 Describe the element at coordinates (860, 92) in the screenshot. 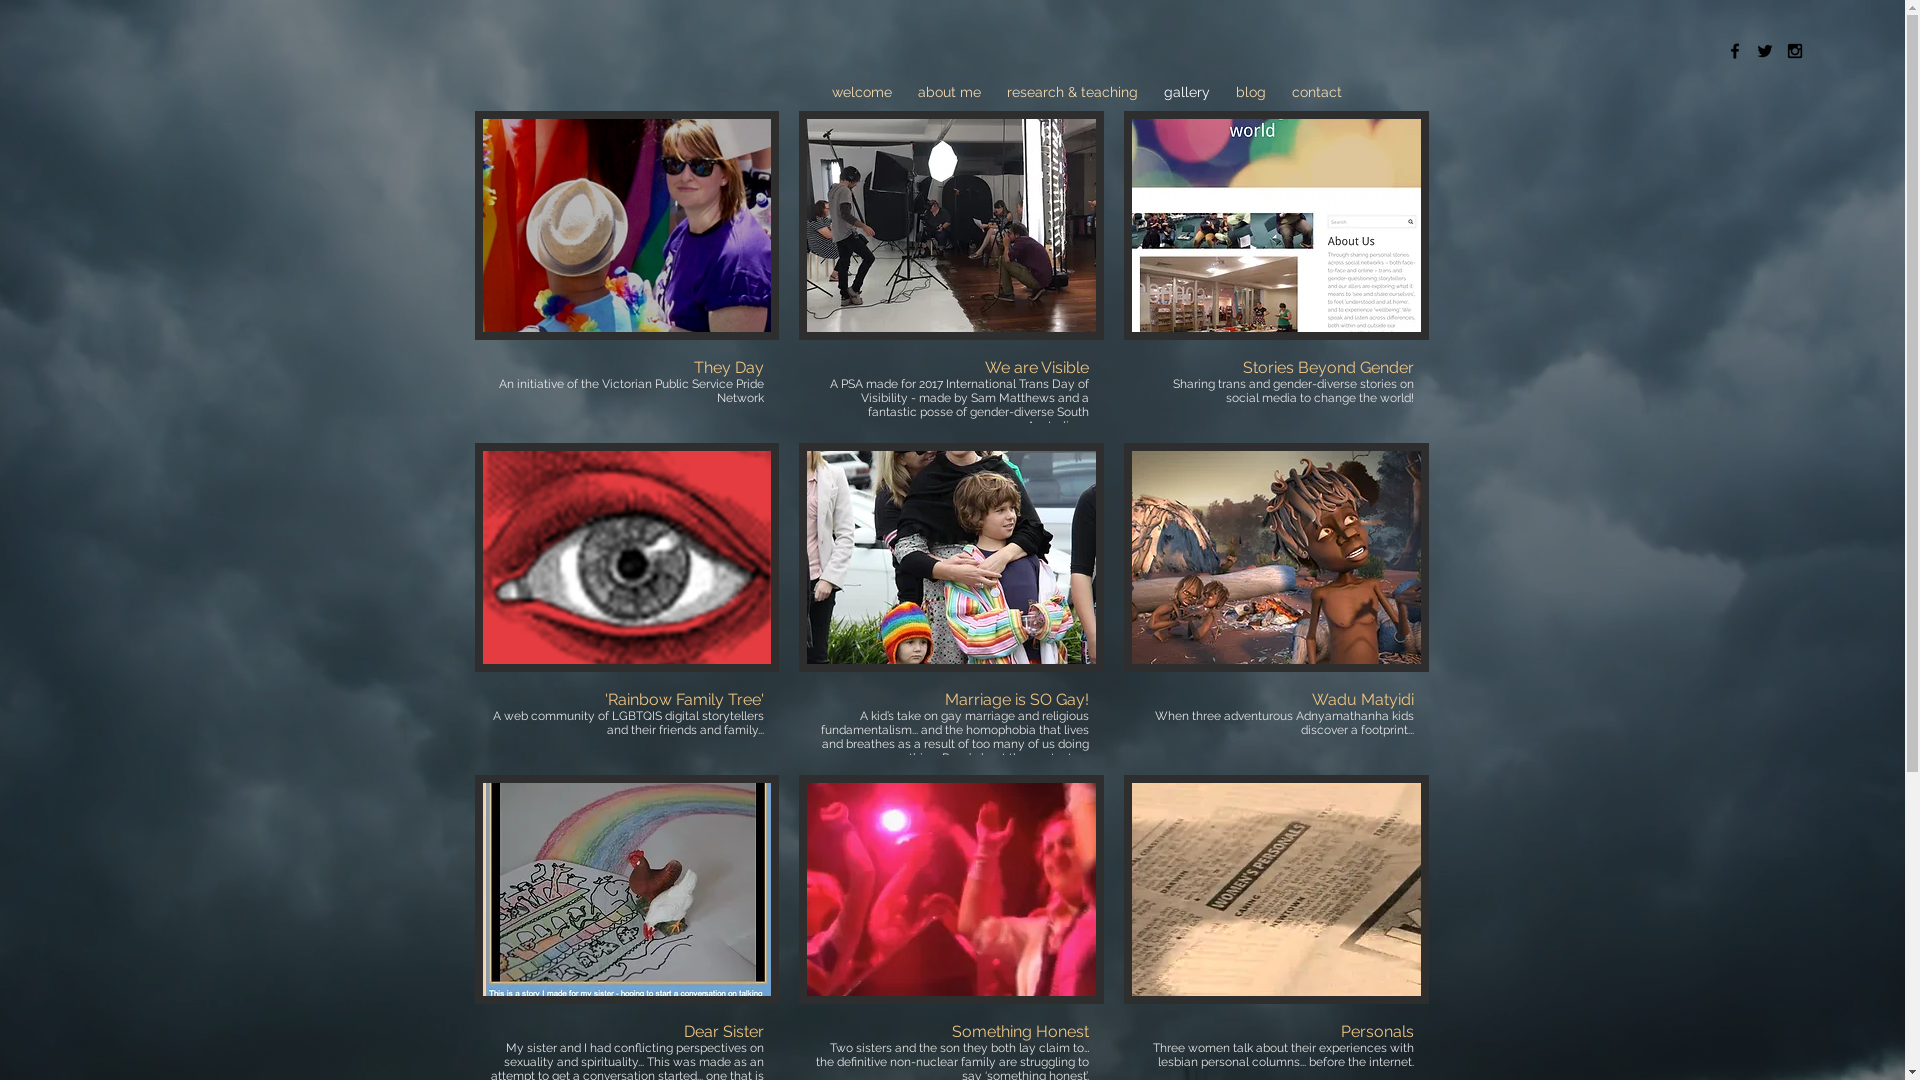

I see `'welcome'` at that location.